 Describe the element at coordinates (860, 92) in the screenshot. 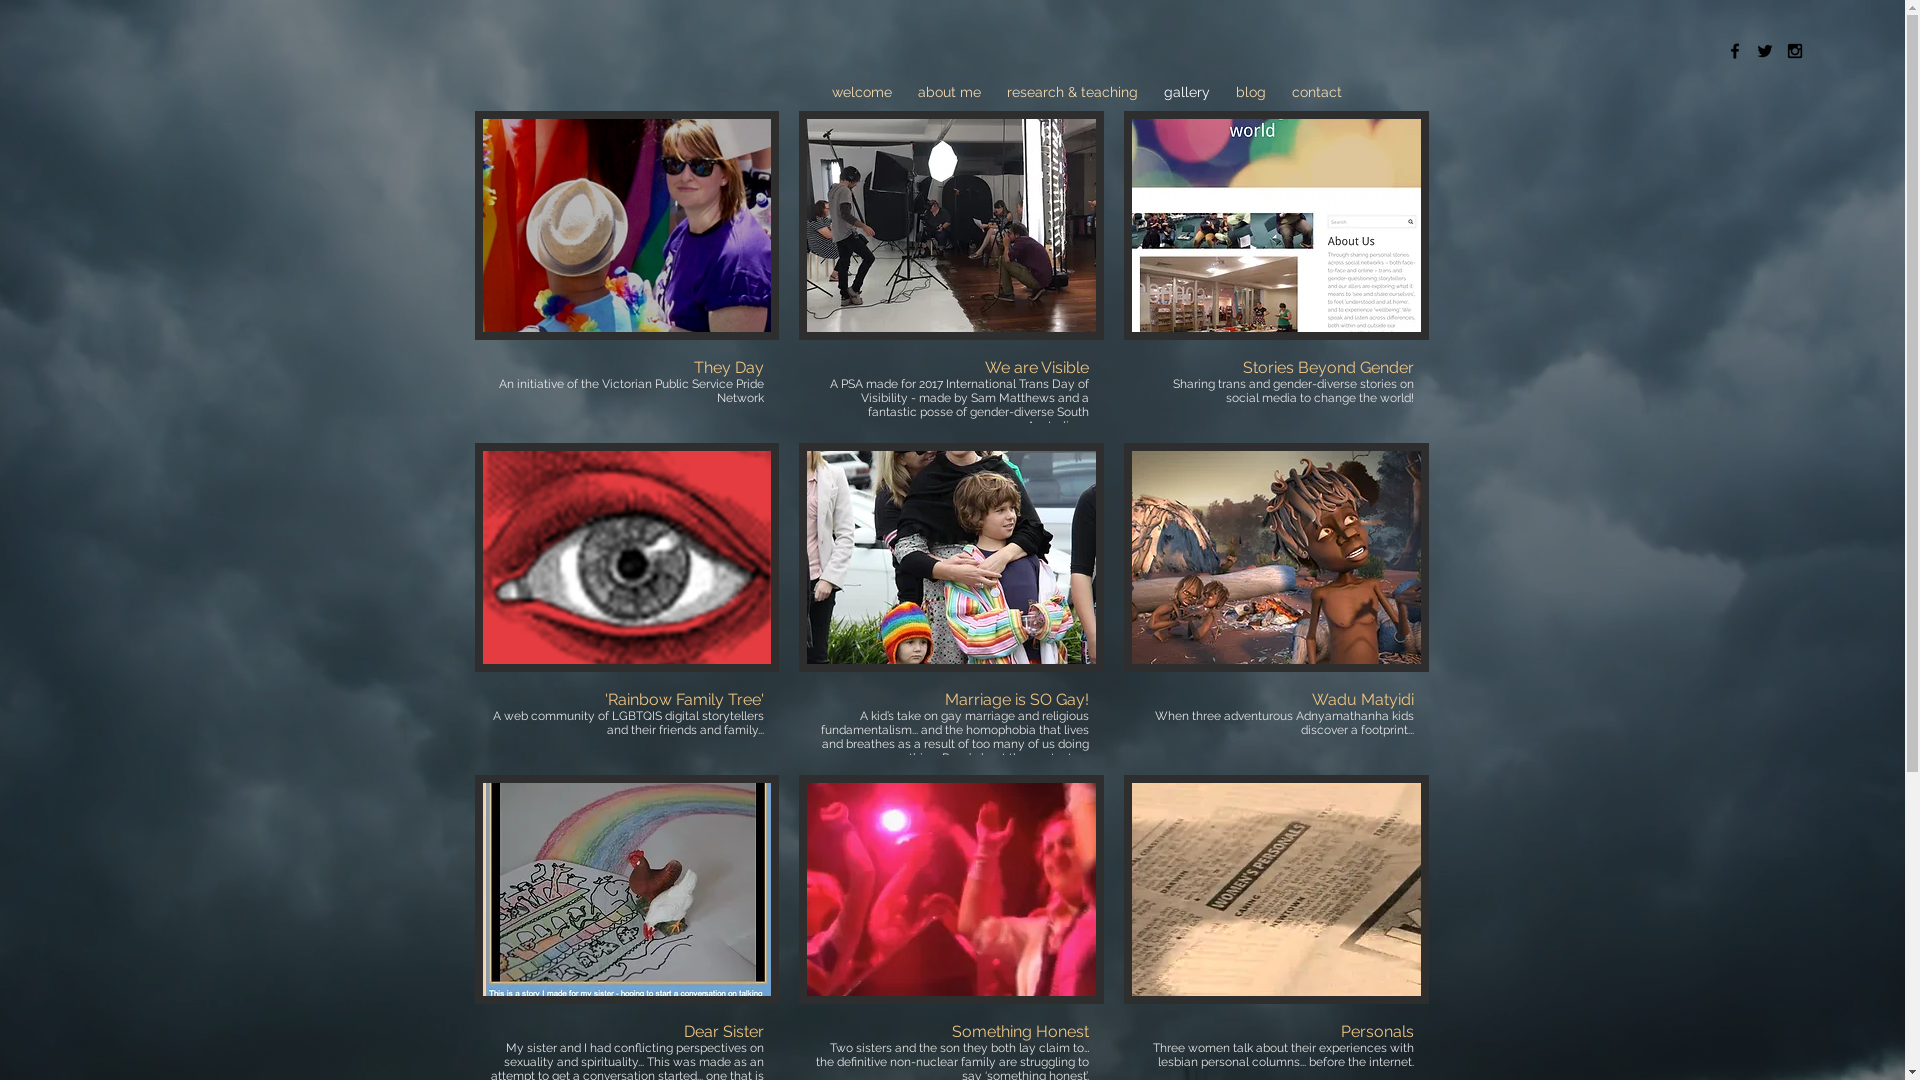

I see `'welcome'` at that location.